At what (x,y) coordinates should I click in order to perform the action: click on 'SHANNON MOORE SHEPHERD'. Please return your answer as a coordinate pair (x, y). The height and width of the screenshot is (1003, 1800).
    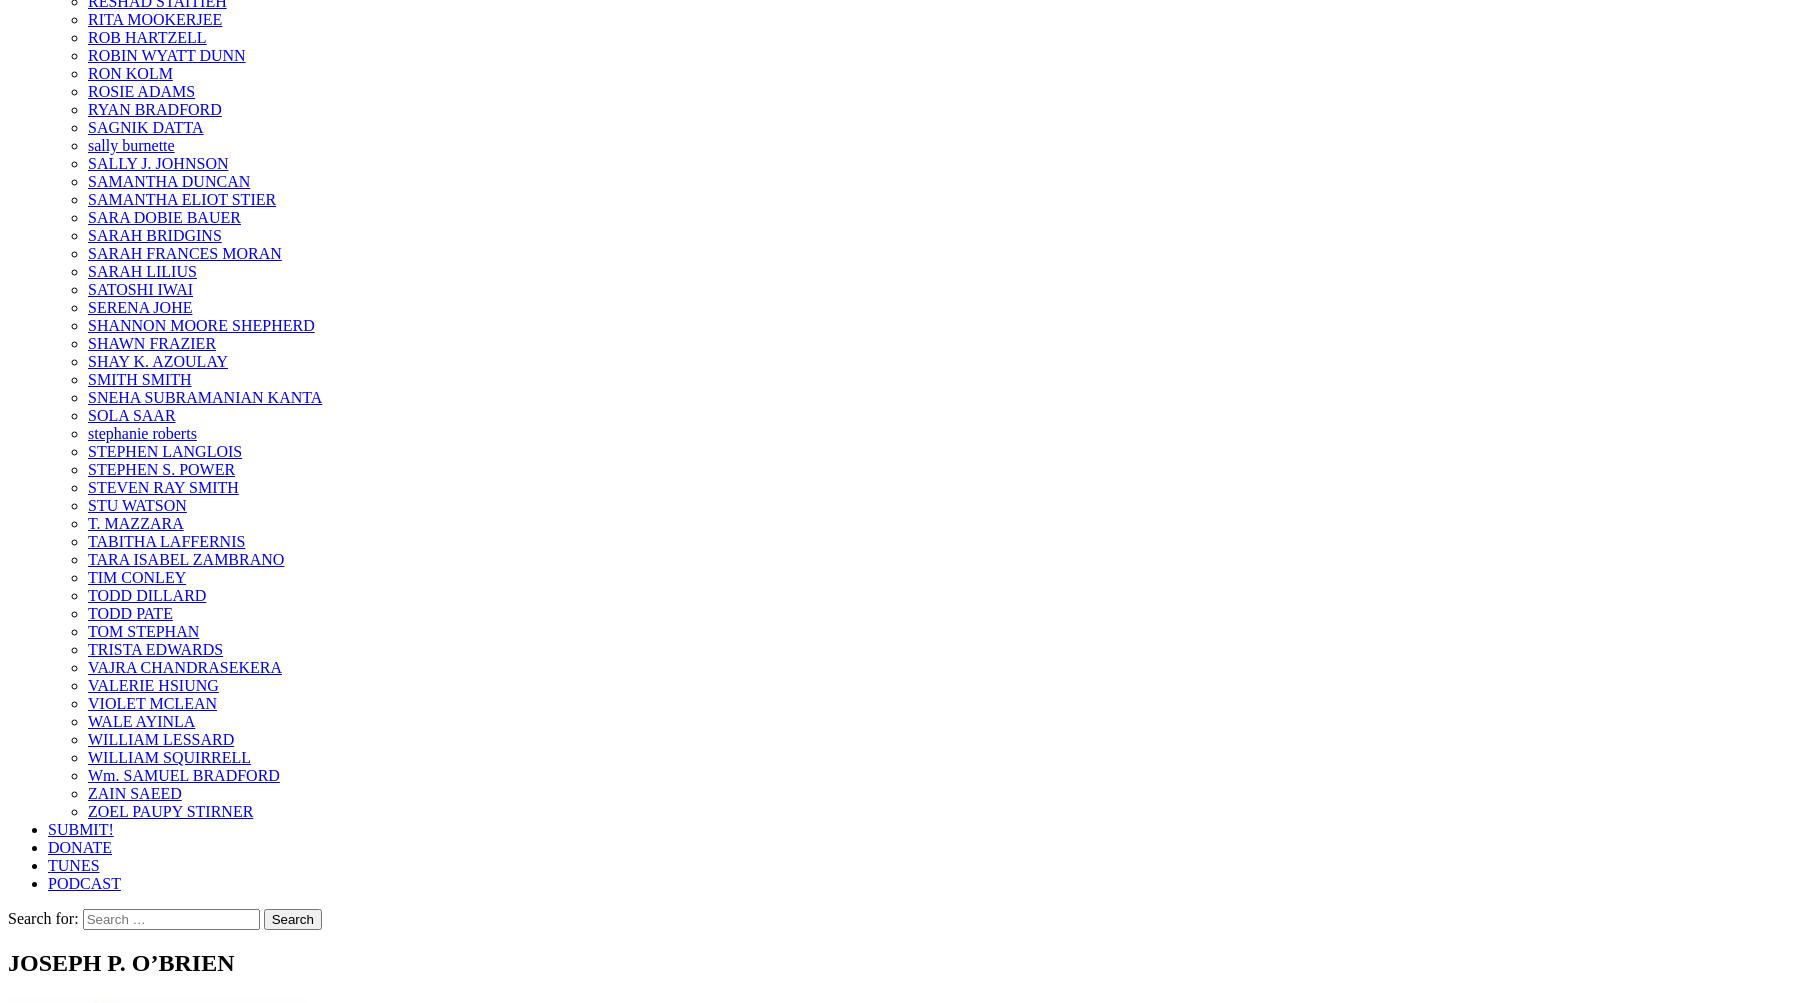
    Looking at the image, I should click on (87, 324).